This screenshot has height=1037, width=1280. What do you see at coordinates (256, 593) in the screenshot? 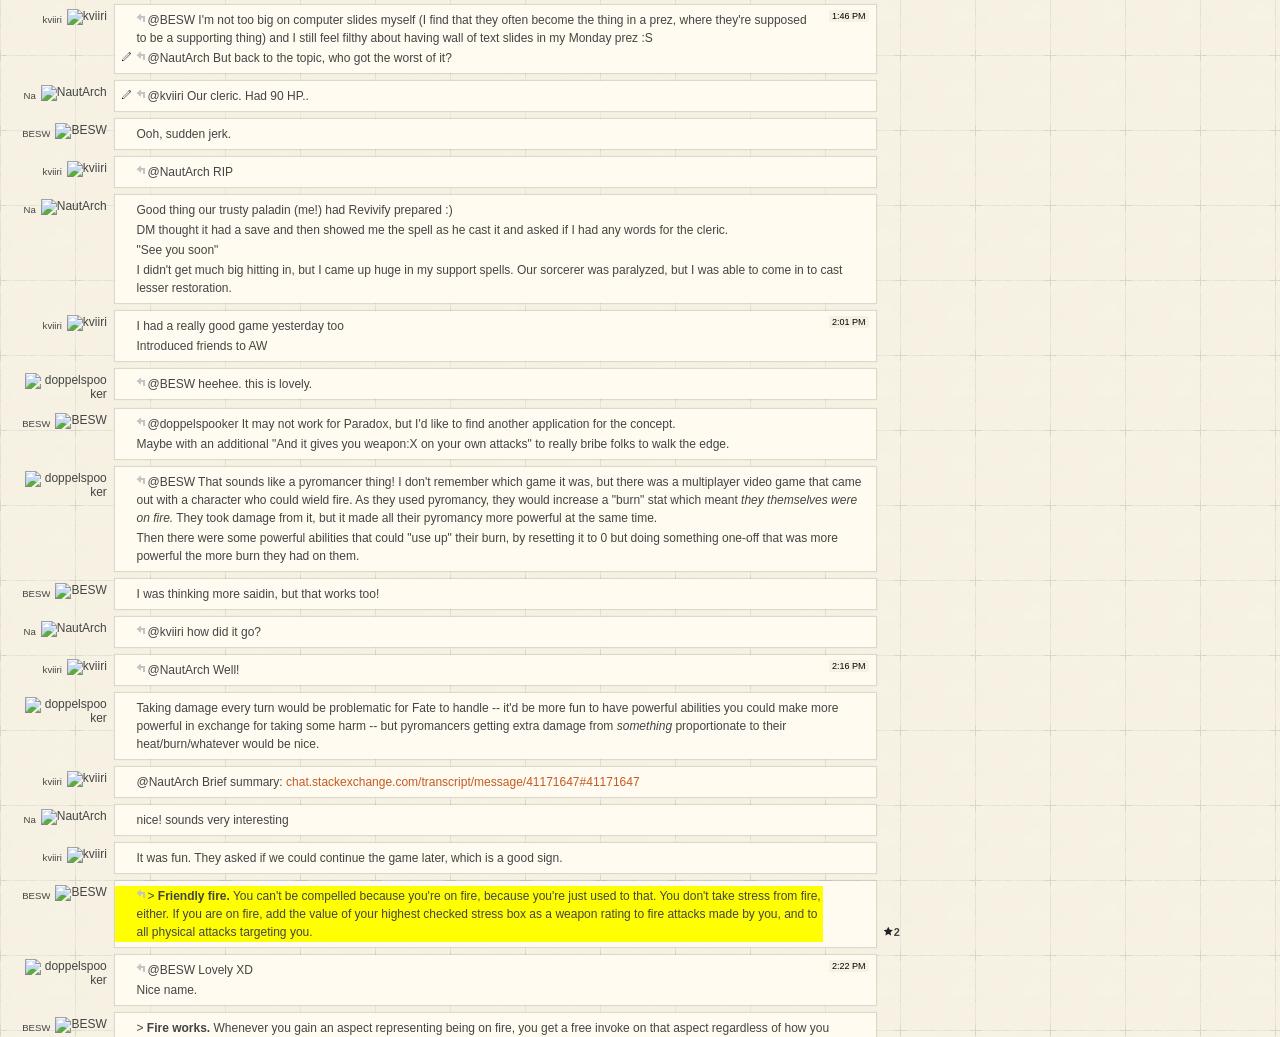
I see `'I was thinking more saidin, but that works too!'` at bounding box center [256, 593].